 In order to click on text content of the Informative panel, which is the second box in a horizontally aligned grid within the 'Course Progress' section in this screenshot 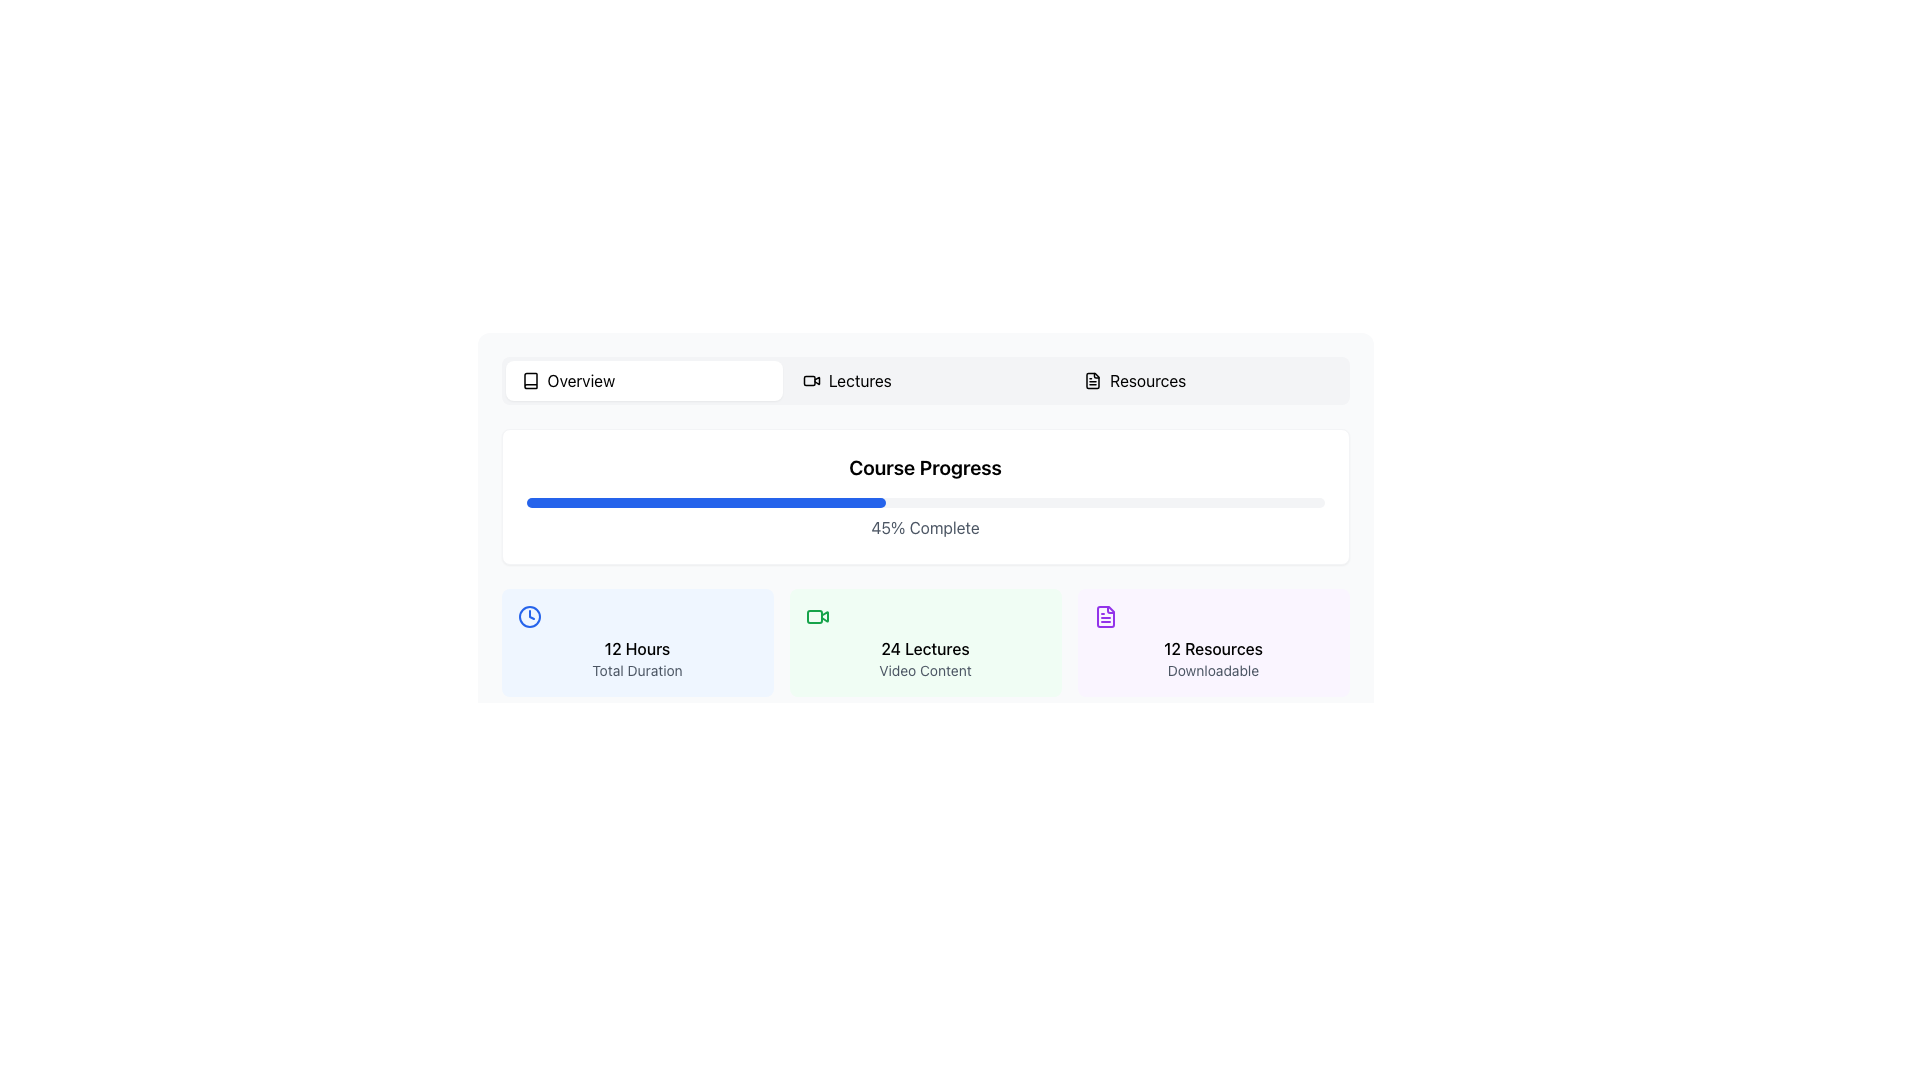, I will do `click(924, 643)`.